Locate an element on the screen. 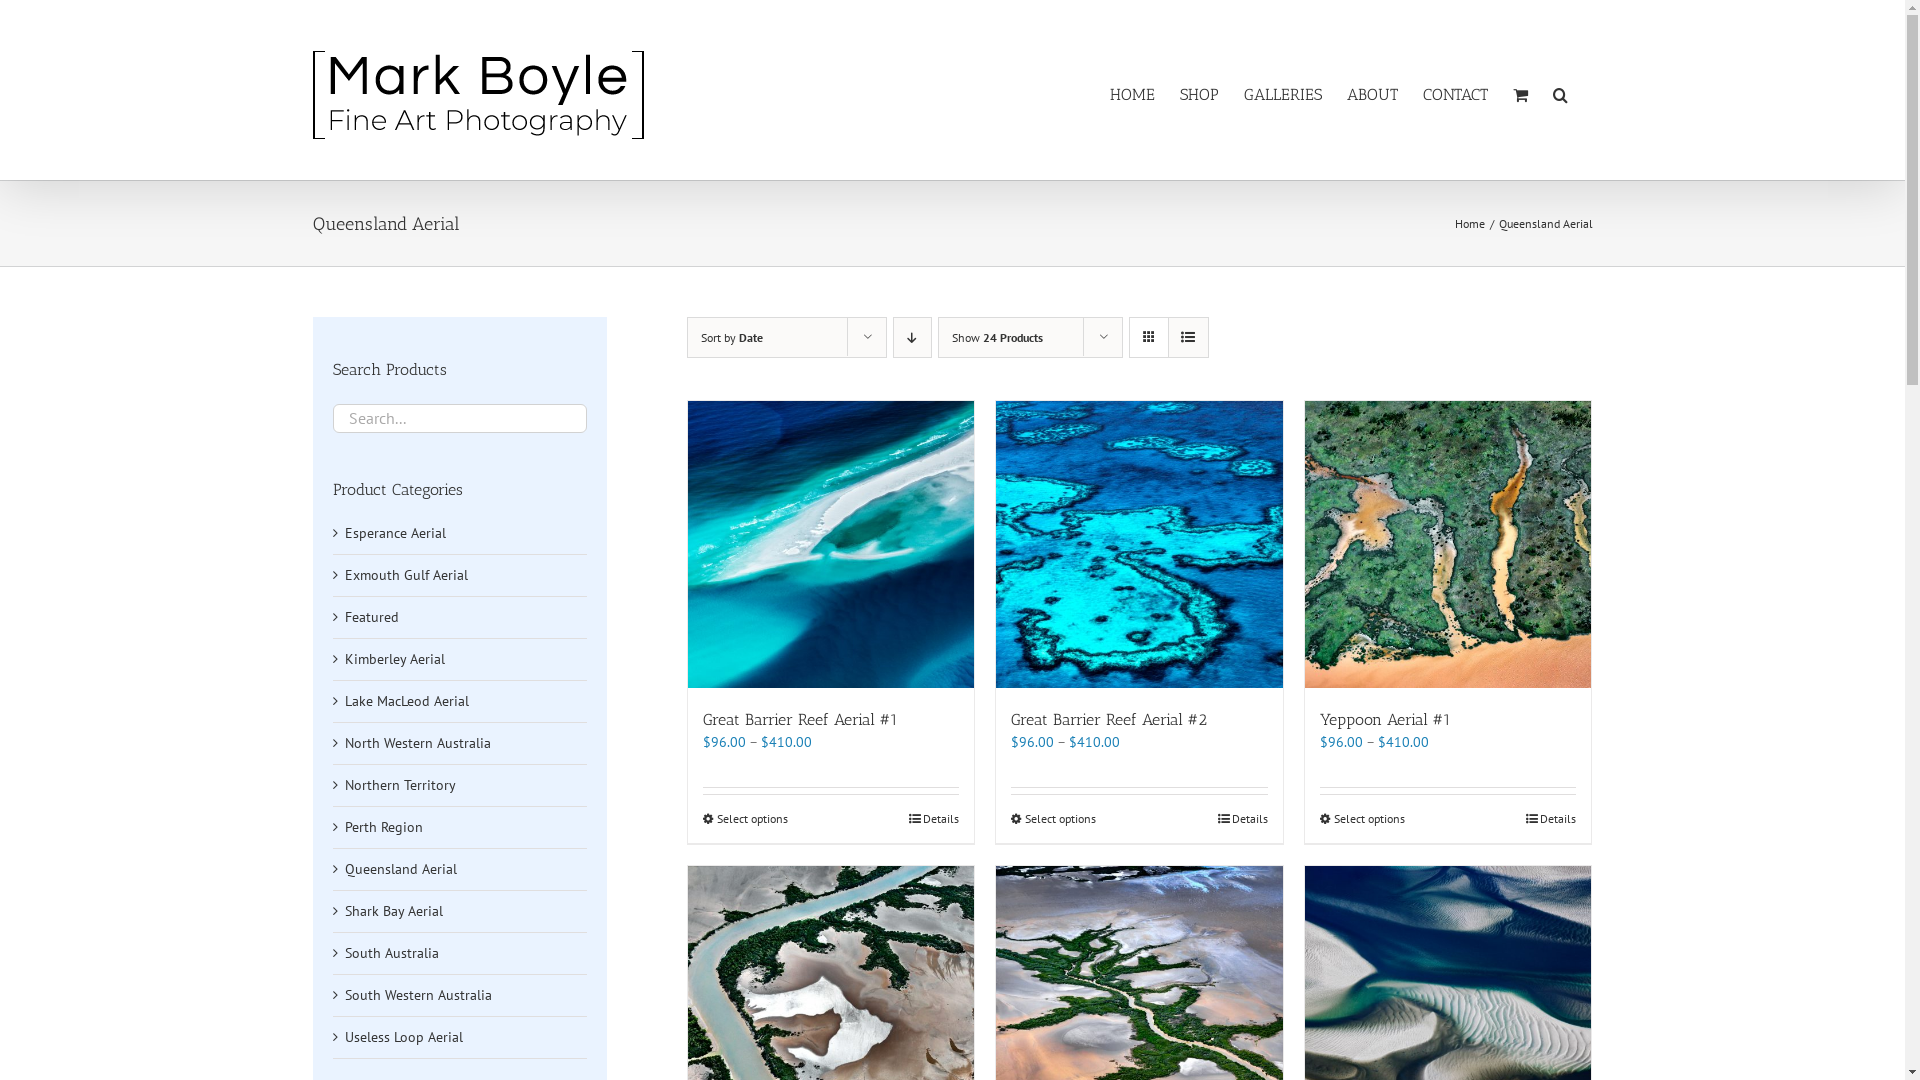 Image resolution: width=1920 pixels, height=1080 pixels. 'South Australia' is located at coordinates (390, 951).